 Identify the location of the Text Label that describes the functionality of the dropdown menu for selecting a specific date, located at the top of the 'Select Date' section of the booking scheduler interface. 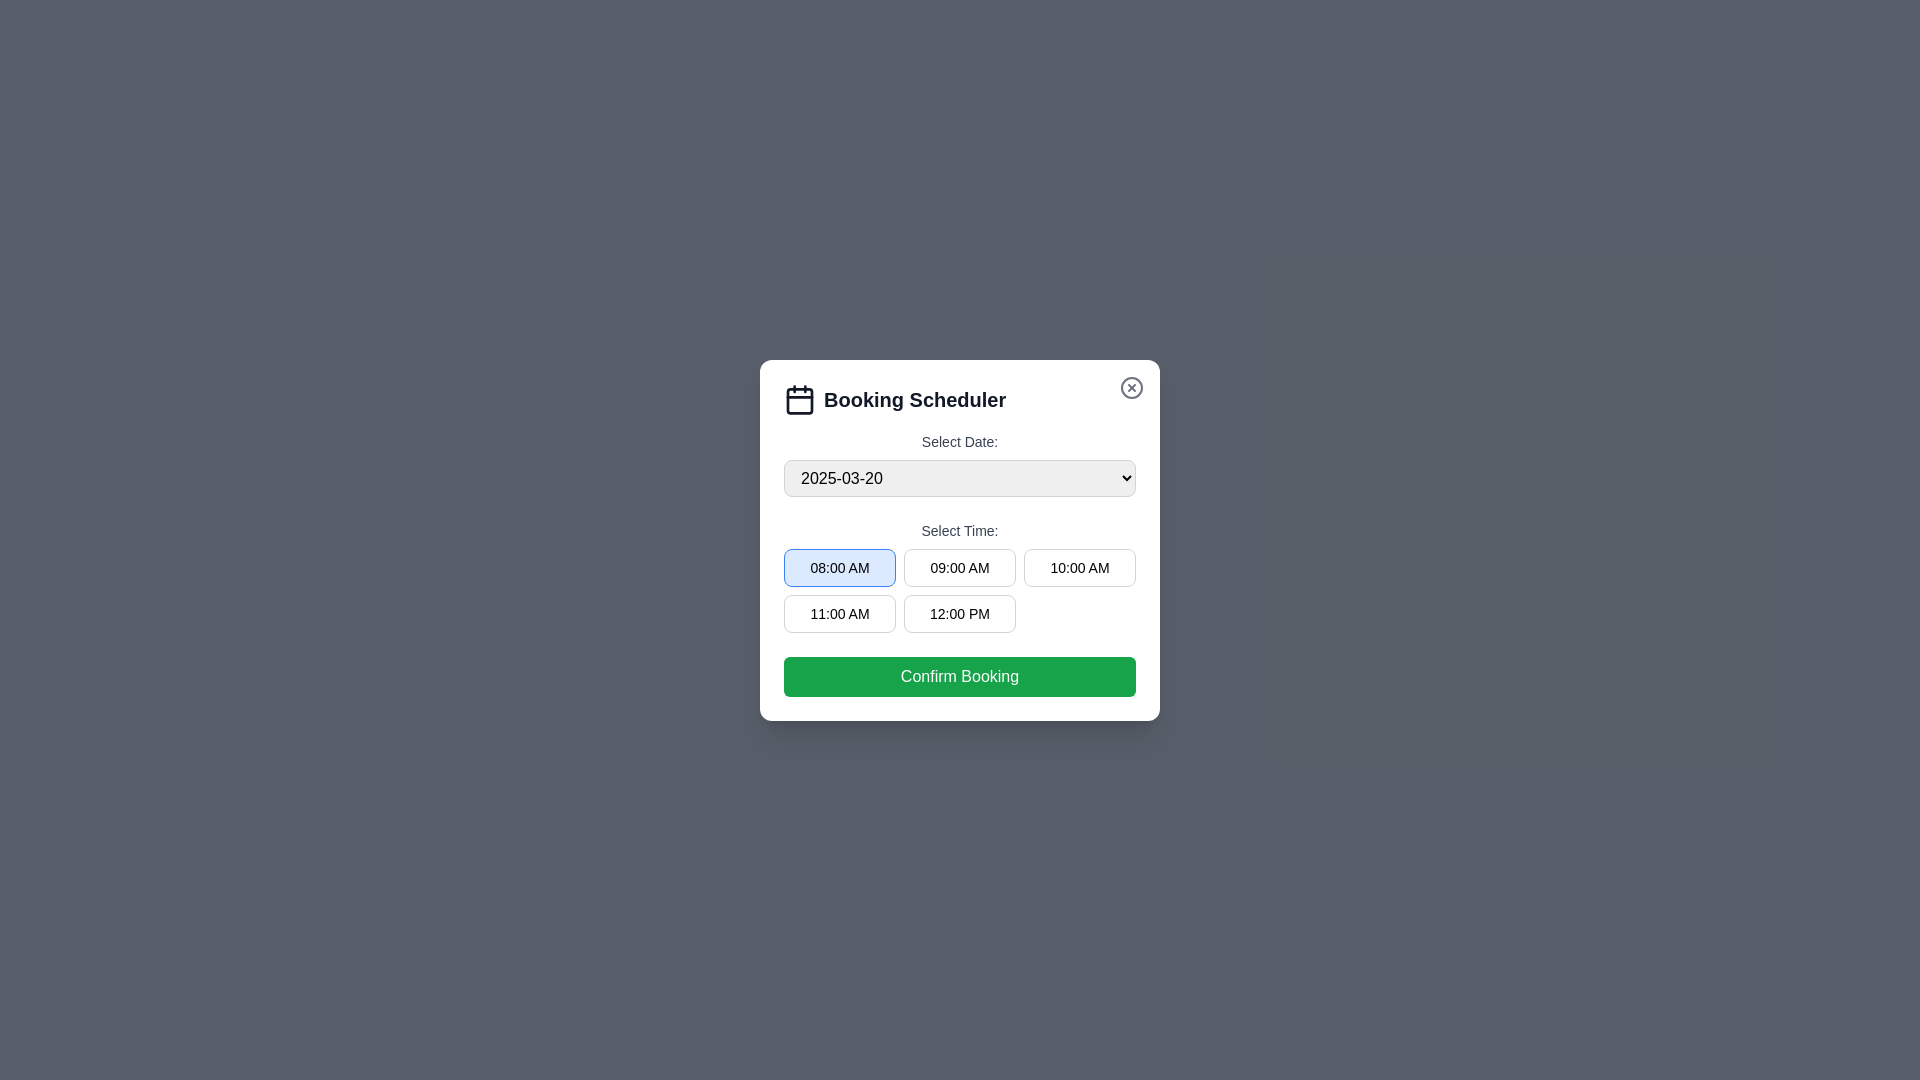
(960, 439).